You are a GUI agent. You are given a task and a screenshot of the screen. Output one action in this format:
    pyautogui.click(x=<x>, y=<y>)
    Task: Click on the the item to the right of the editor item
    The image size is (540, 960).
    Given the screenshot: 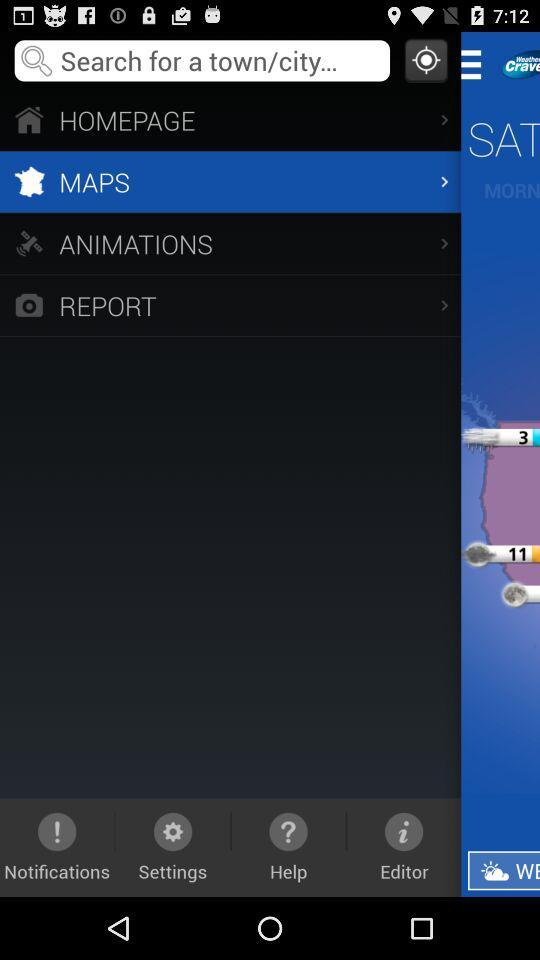 What is the action you would take?
    pyautogui.click(x=502, y=869)
    